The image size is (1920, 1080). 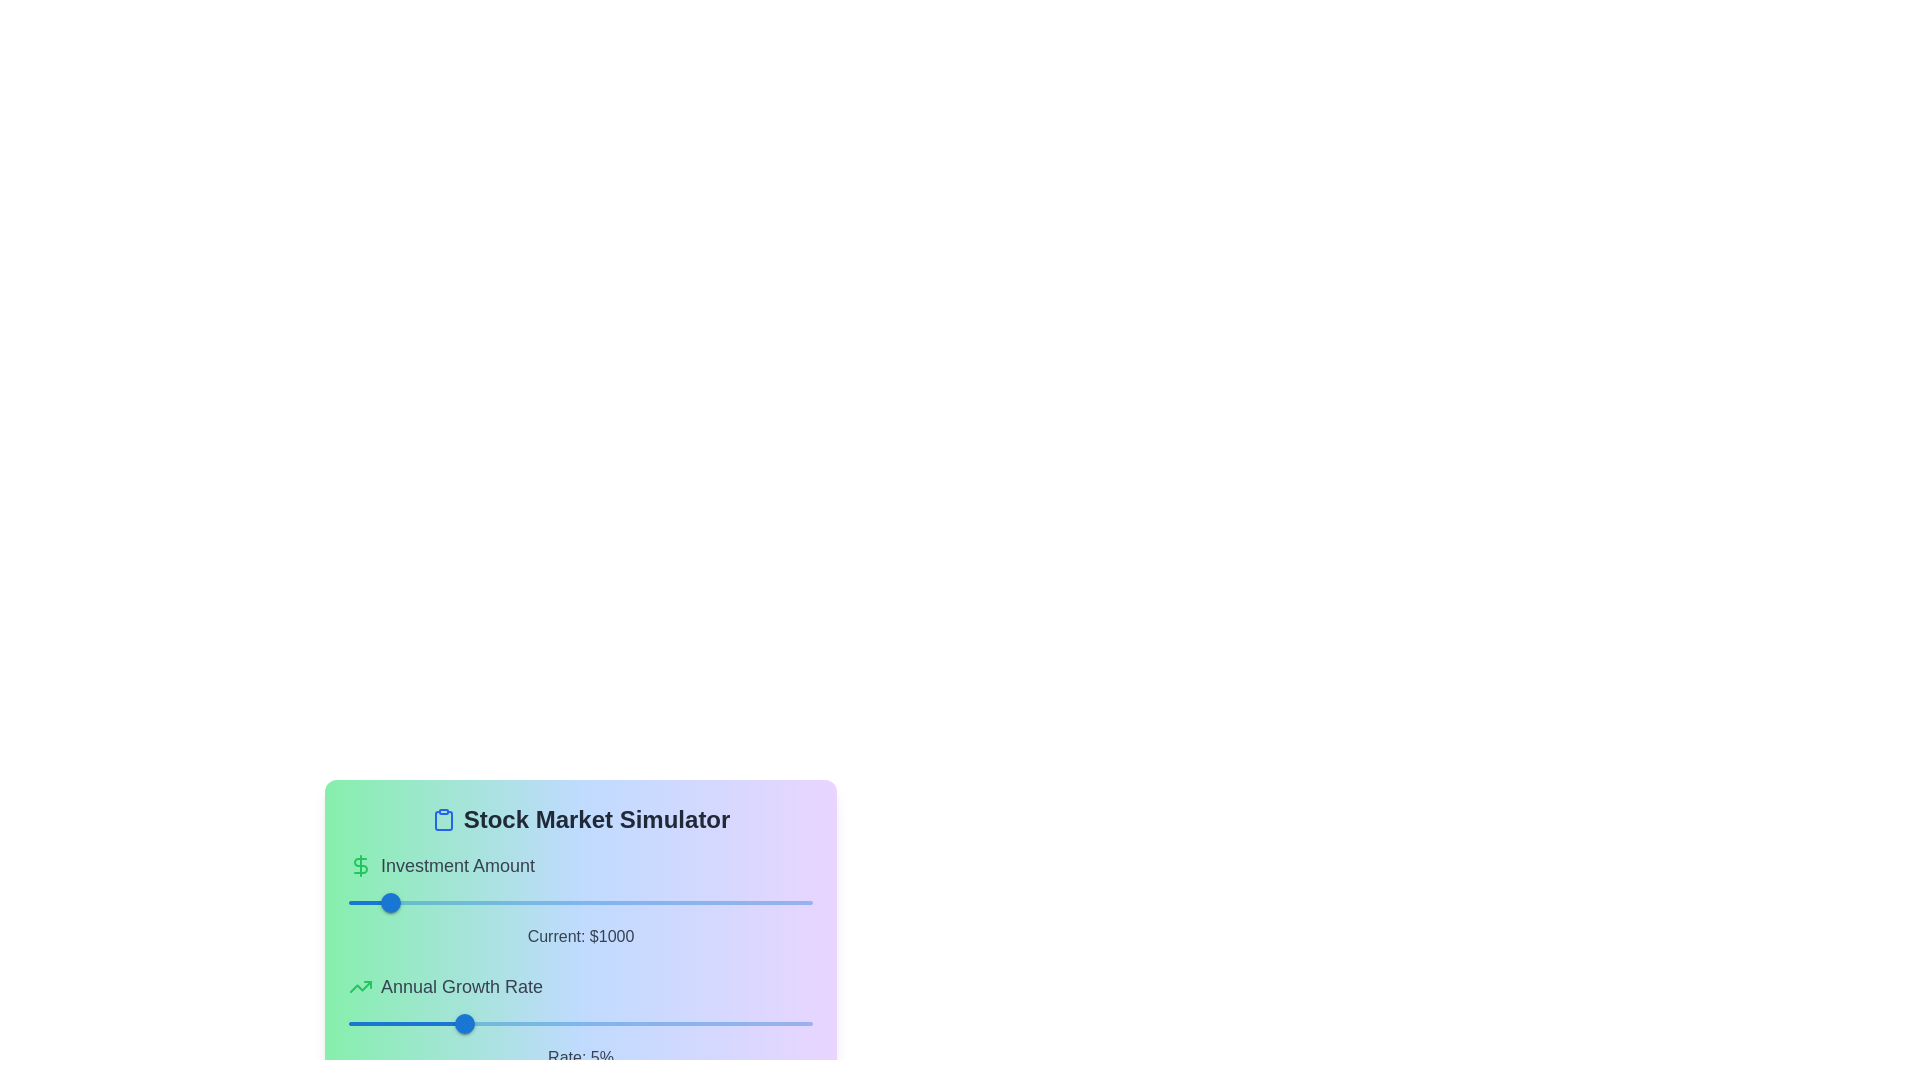 I want to click on the dollar sign icon located in the header preceding the text 'Investment Amount', so click(x=360, y=865).